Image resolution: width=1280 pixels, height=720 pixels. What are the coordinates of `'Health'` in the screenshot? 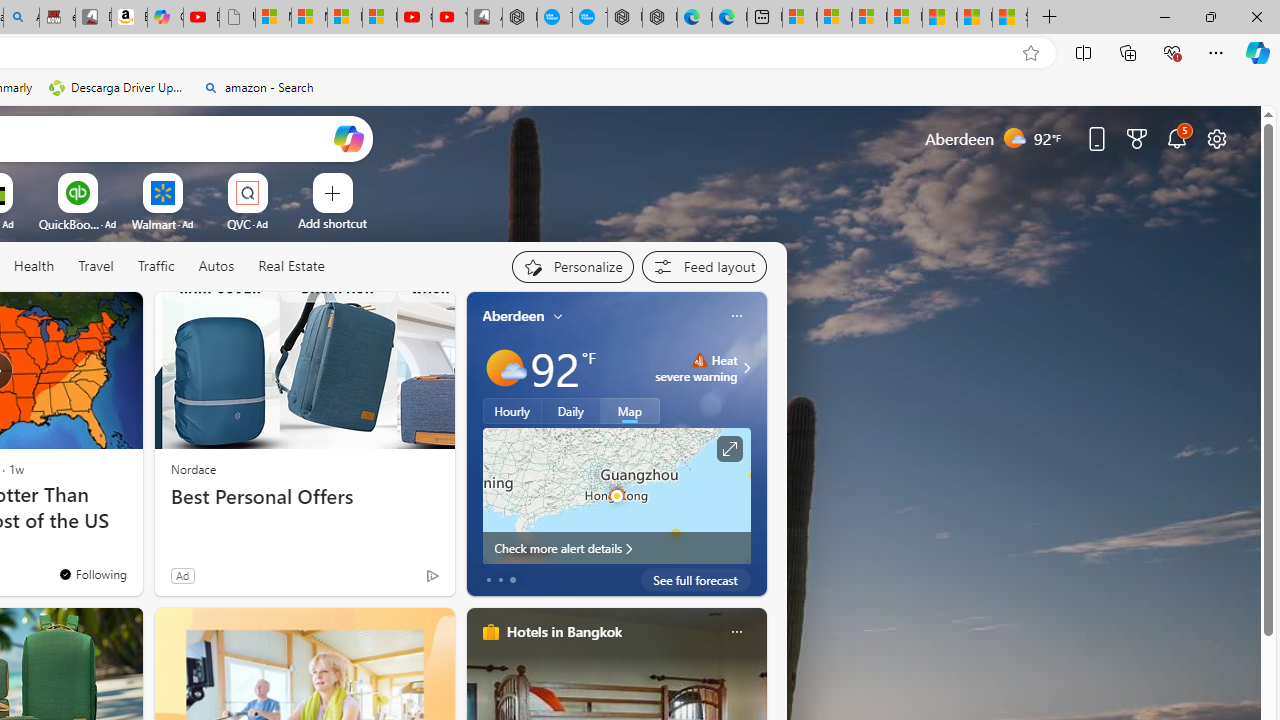 It's located at (34, 265).